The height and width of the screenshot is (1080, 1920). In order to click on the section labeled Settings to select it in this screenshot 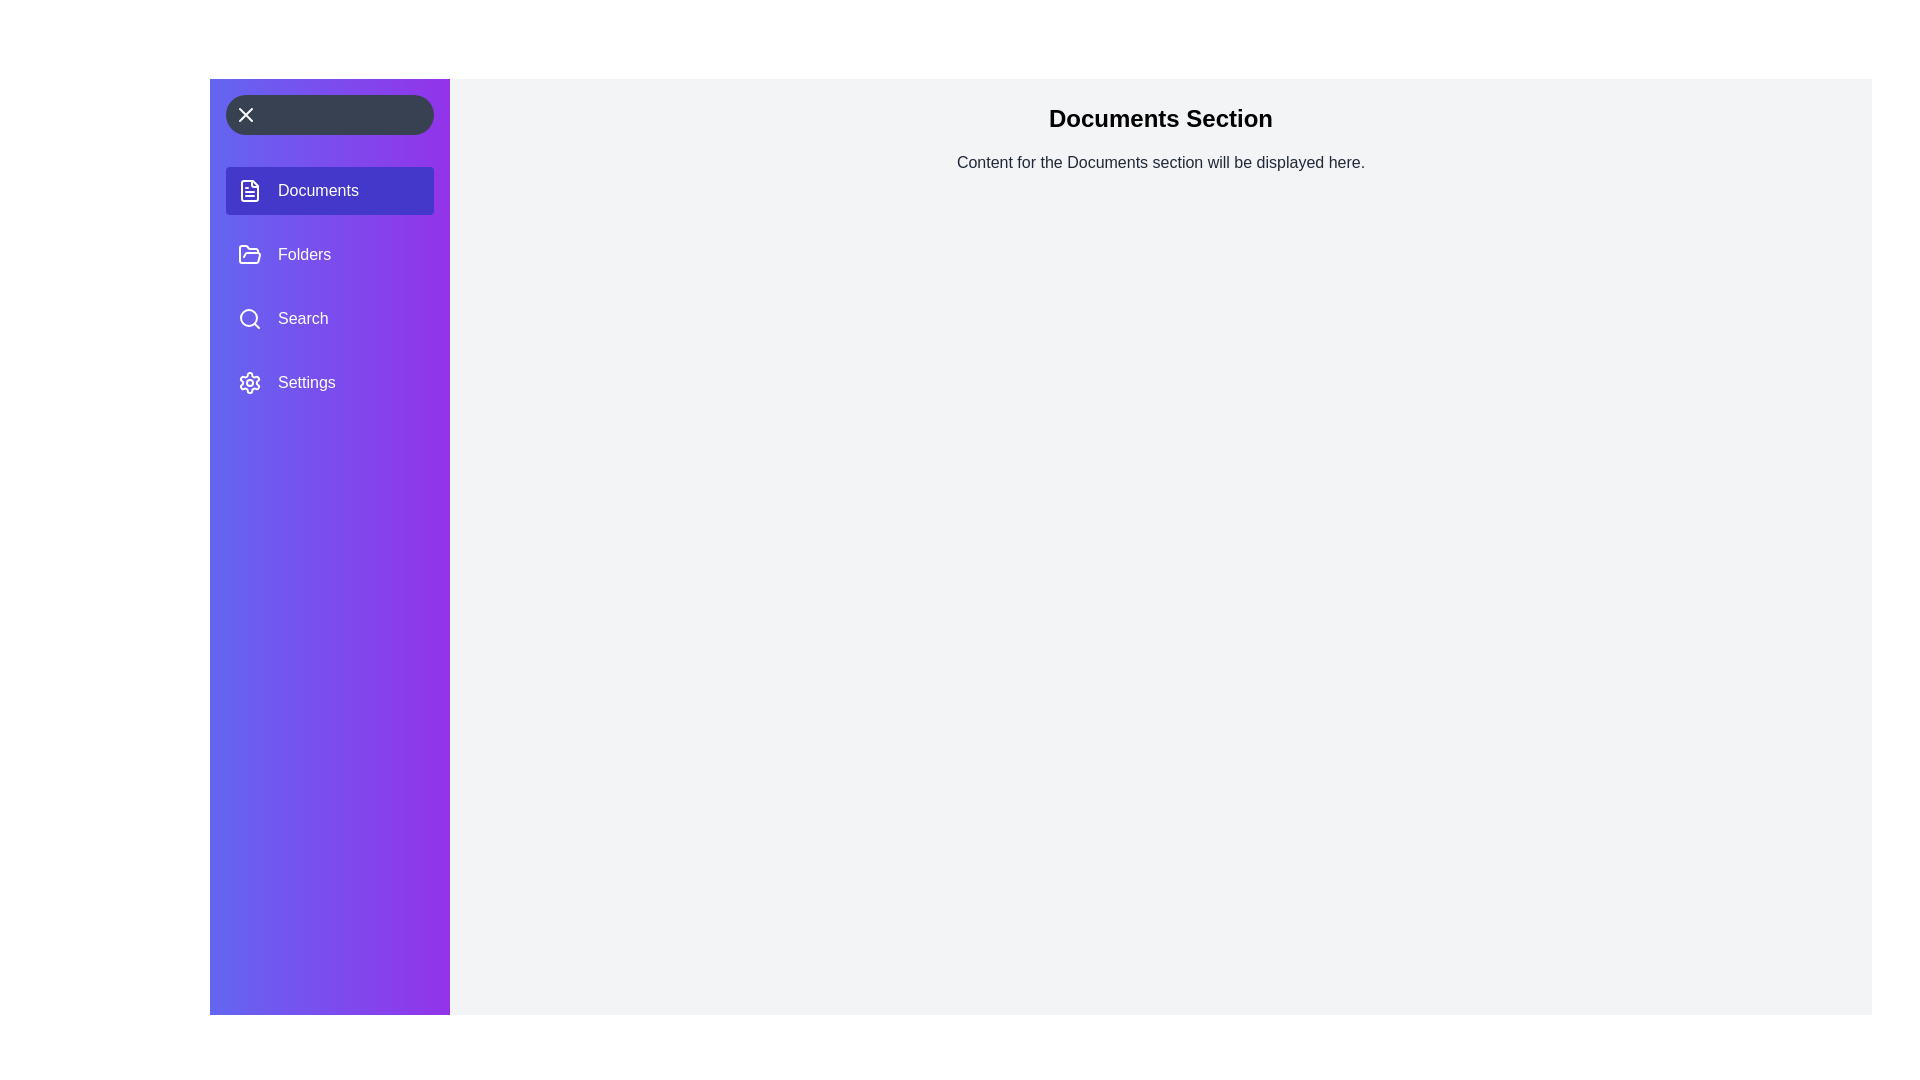, I will do `click(330, 382)`.